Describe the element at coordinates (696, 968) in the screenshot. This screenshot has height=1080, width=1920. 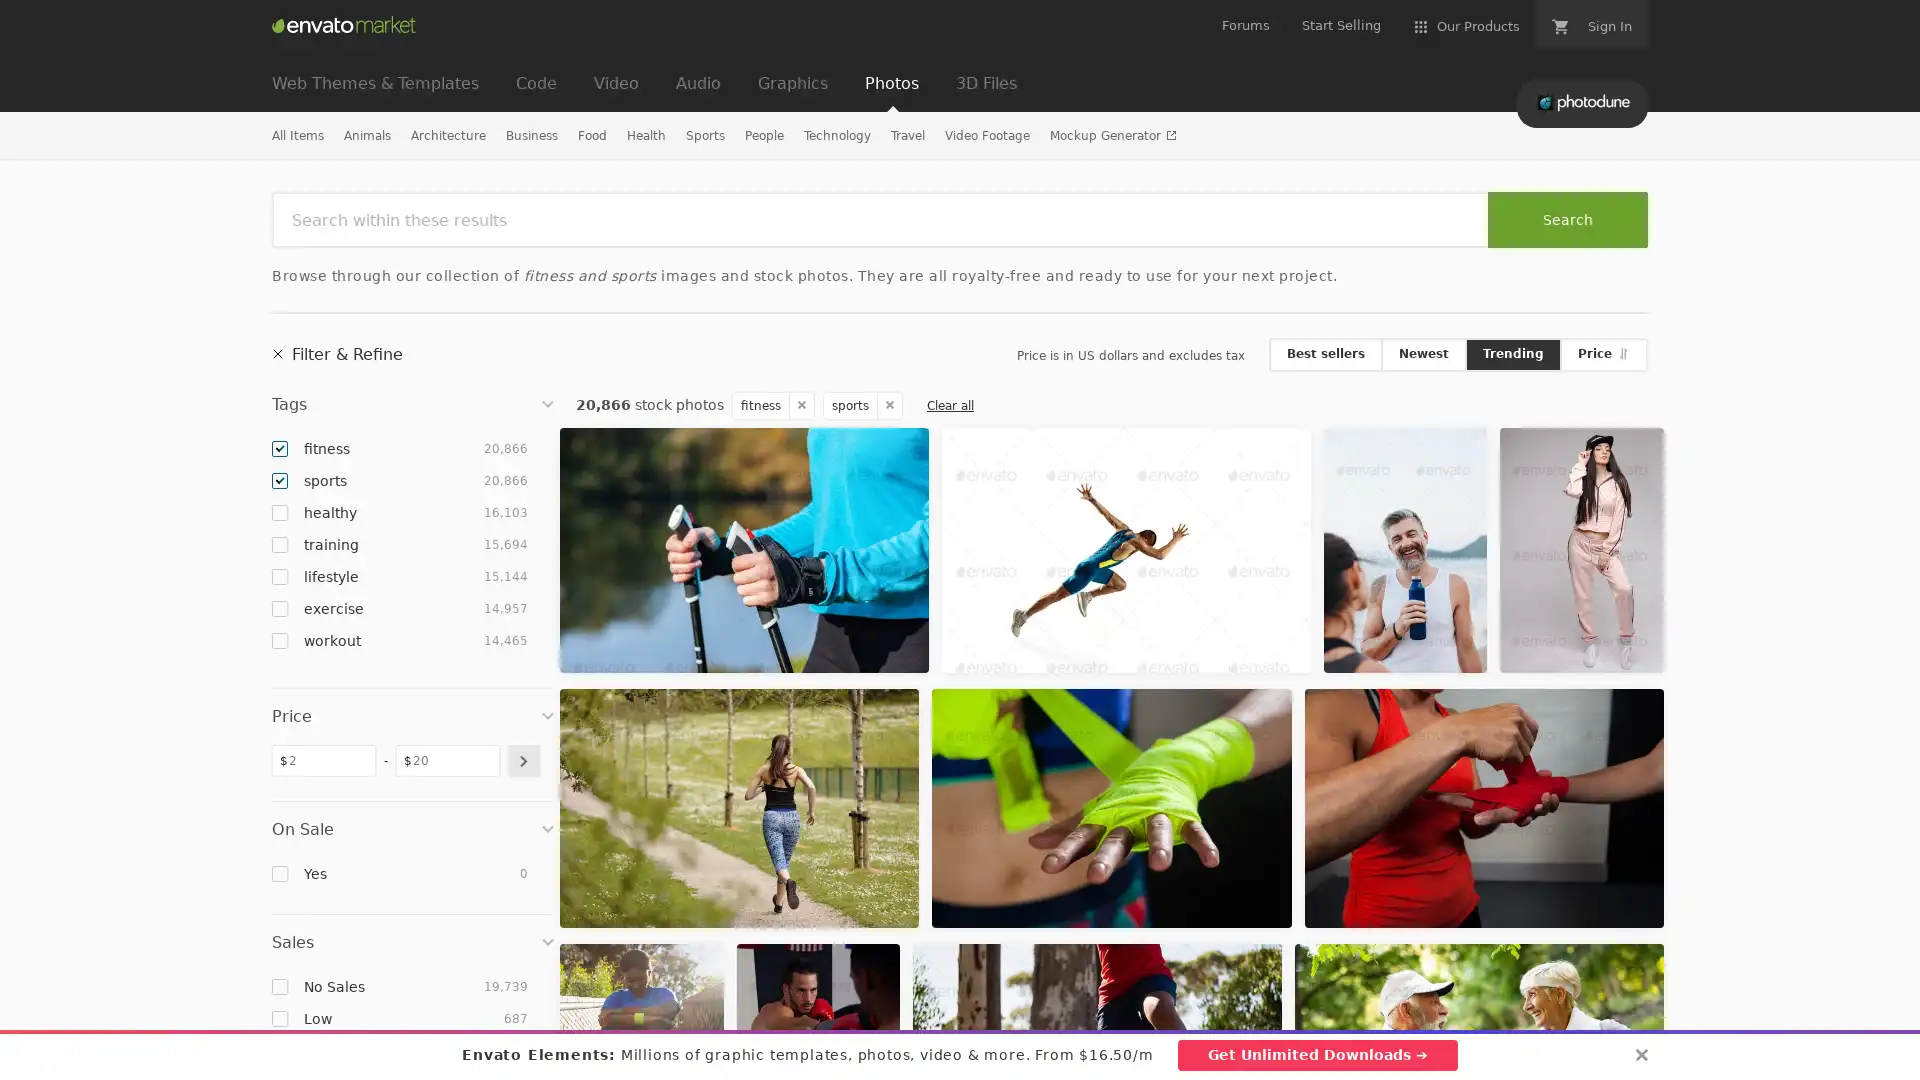
I see `Add to Favorites` at that location.